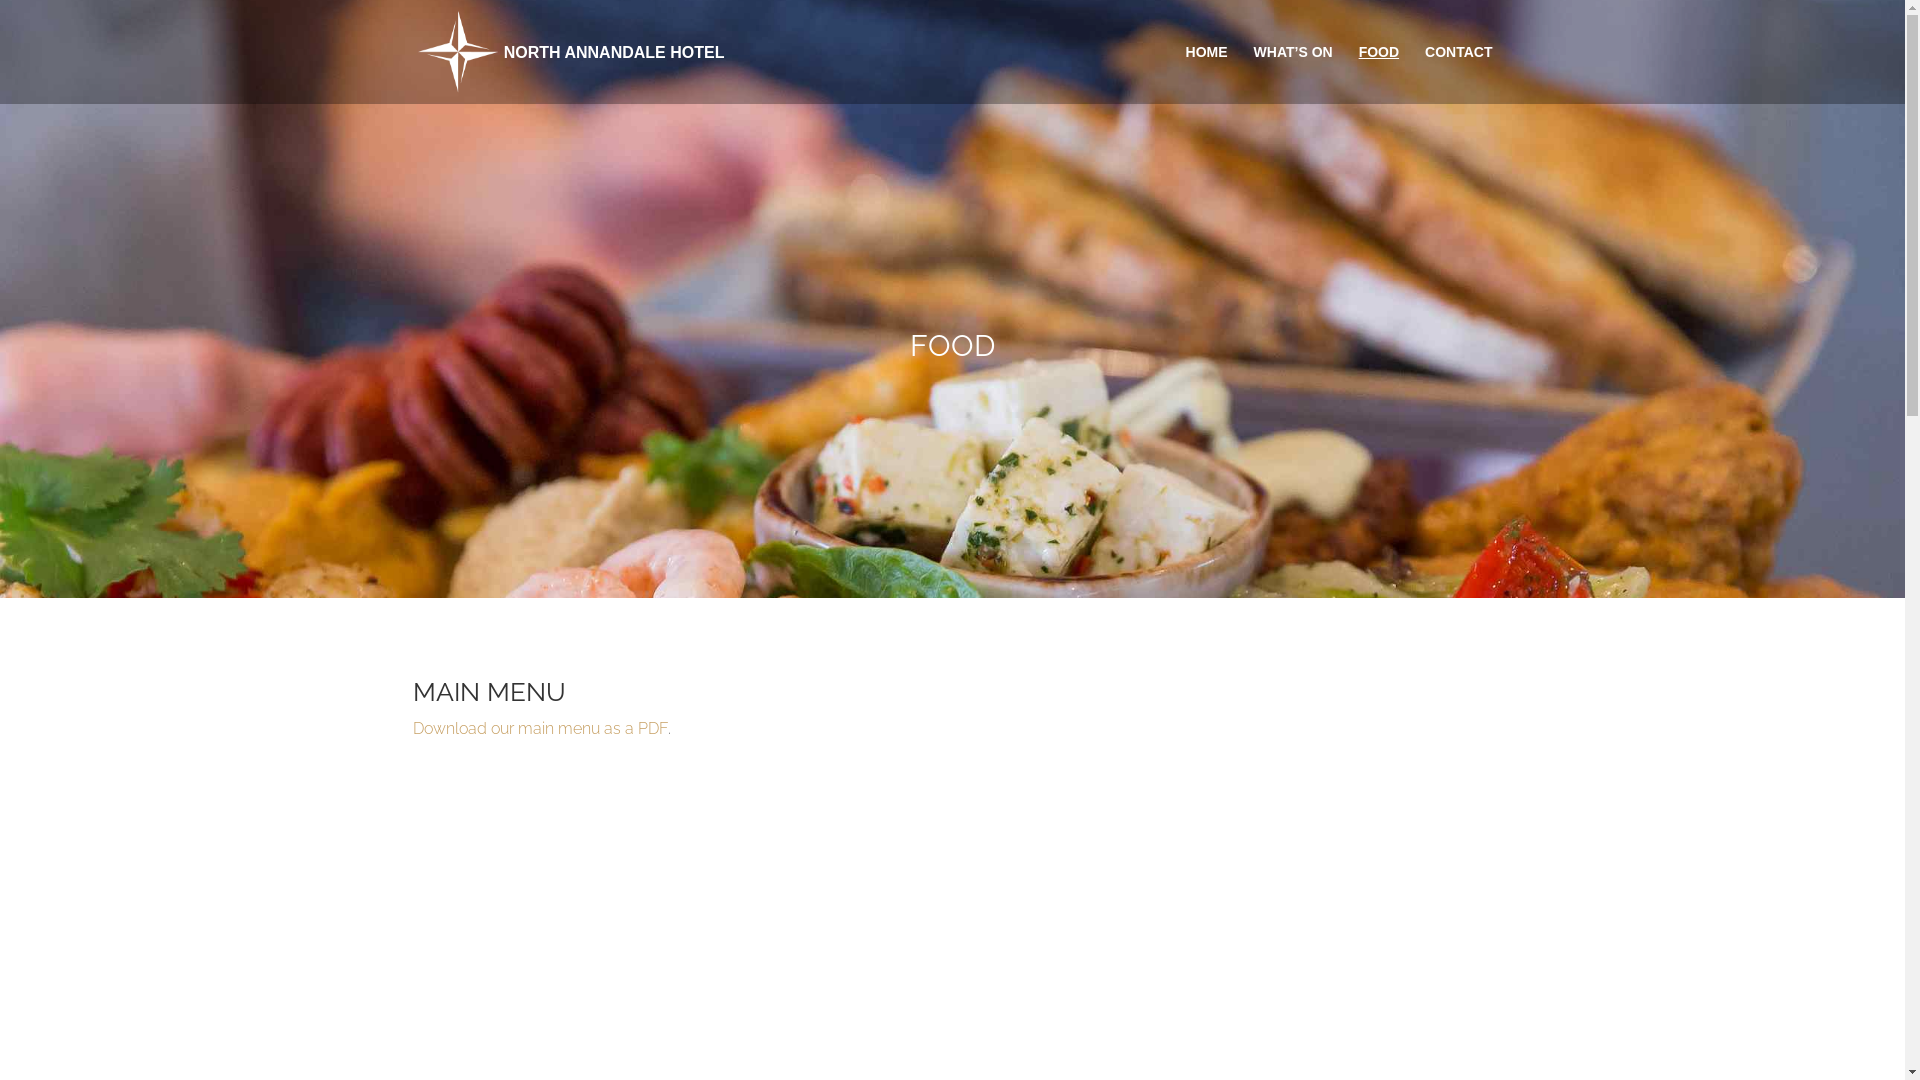  Describe the element at coordinates (1205, 73) in the screenshot. I see `'HOME'` at that location.